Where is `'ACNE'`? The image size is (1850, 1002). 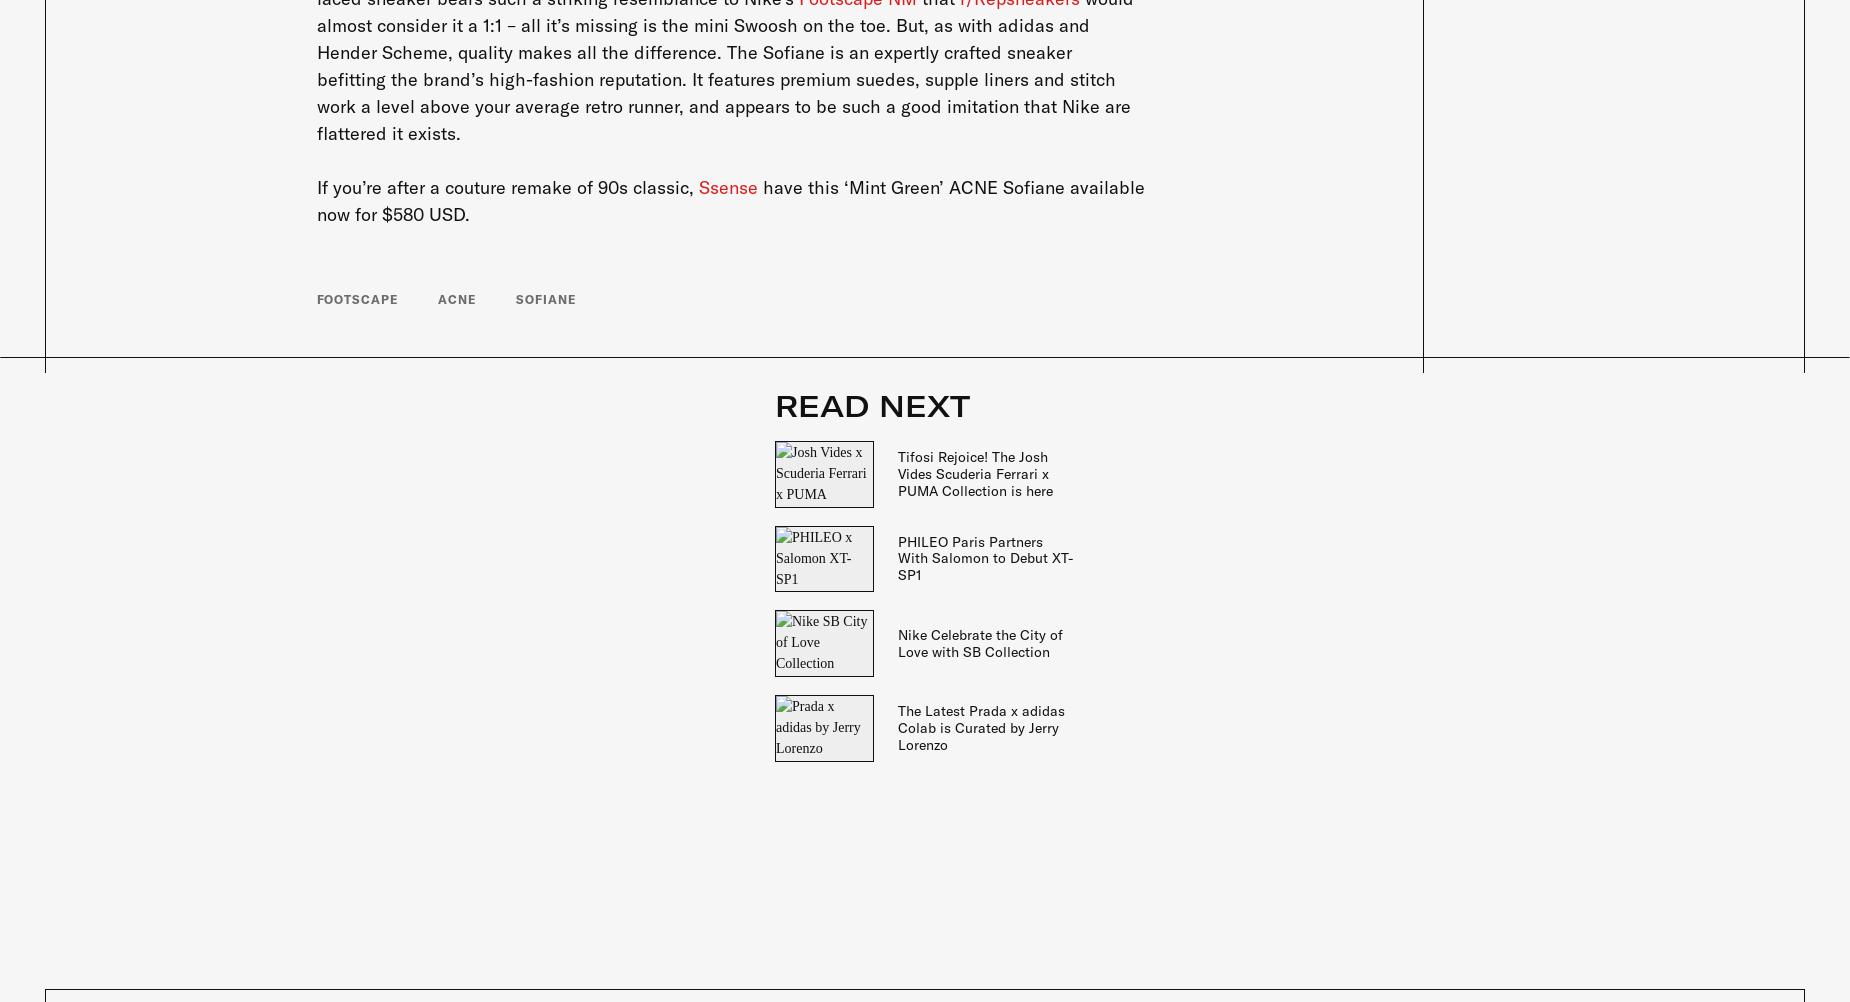 'ACNE' is located at coordinates (455, 298).